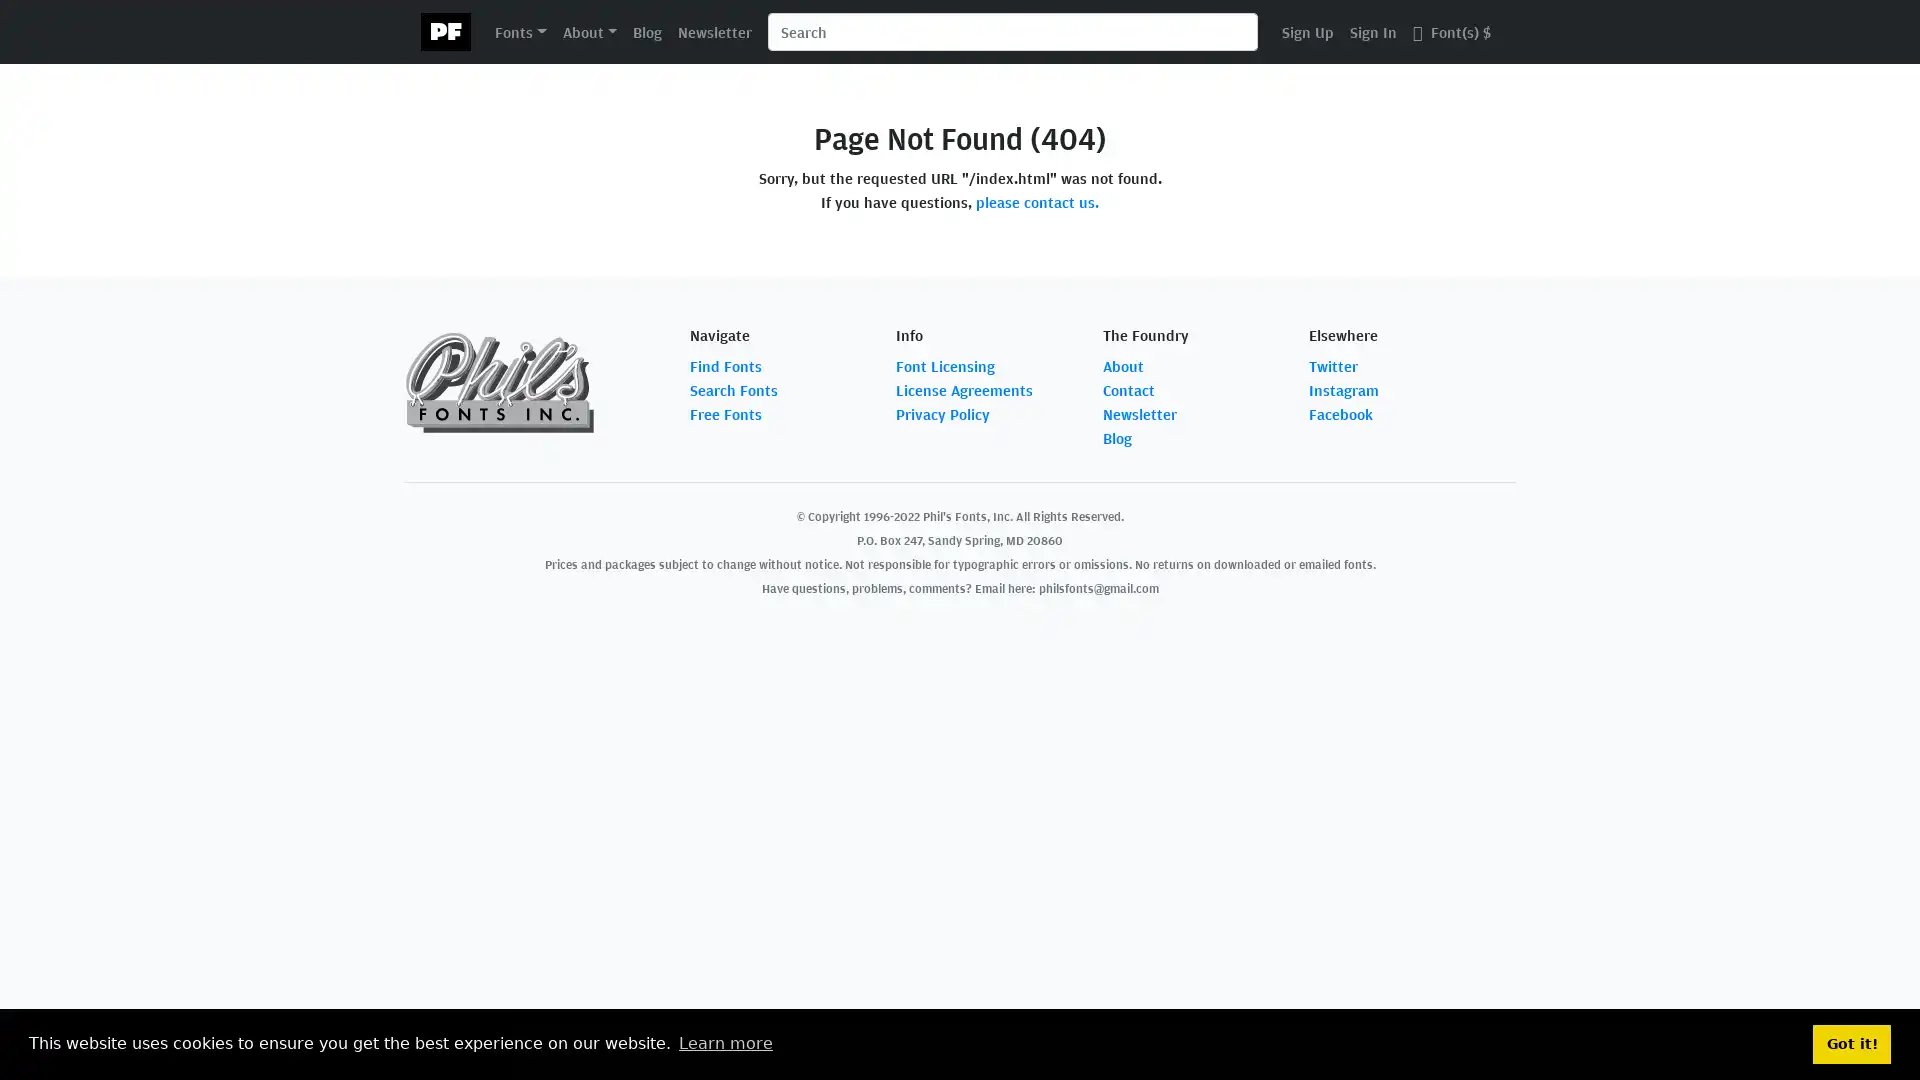 The width and height of the screenshot is (1920, 1080). What do you see at coordinates (520, 30) in the screenshot?
I see `Fonts` at bounding box center [520, 30].